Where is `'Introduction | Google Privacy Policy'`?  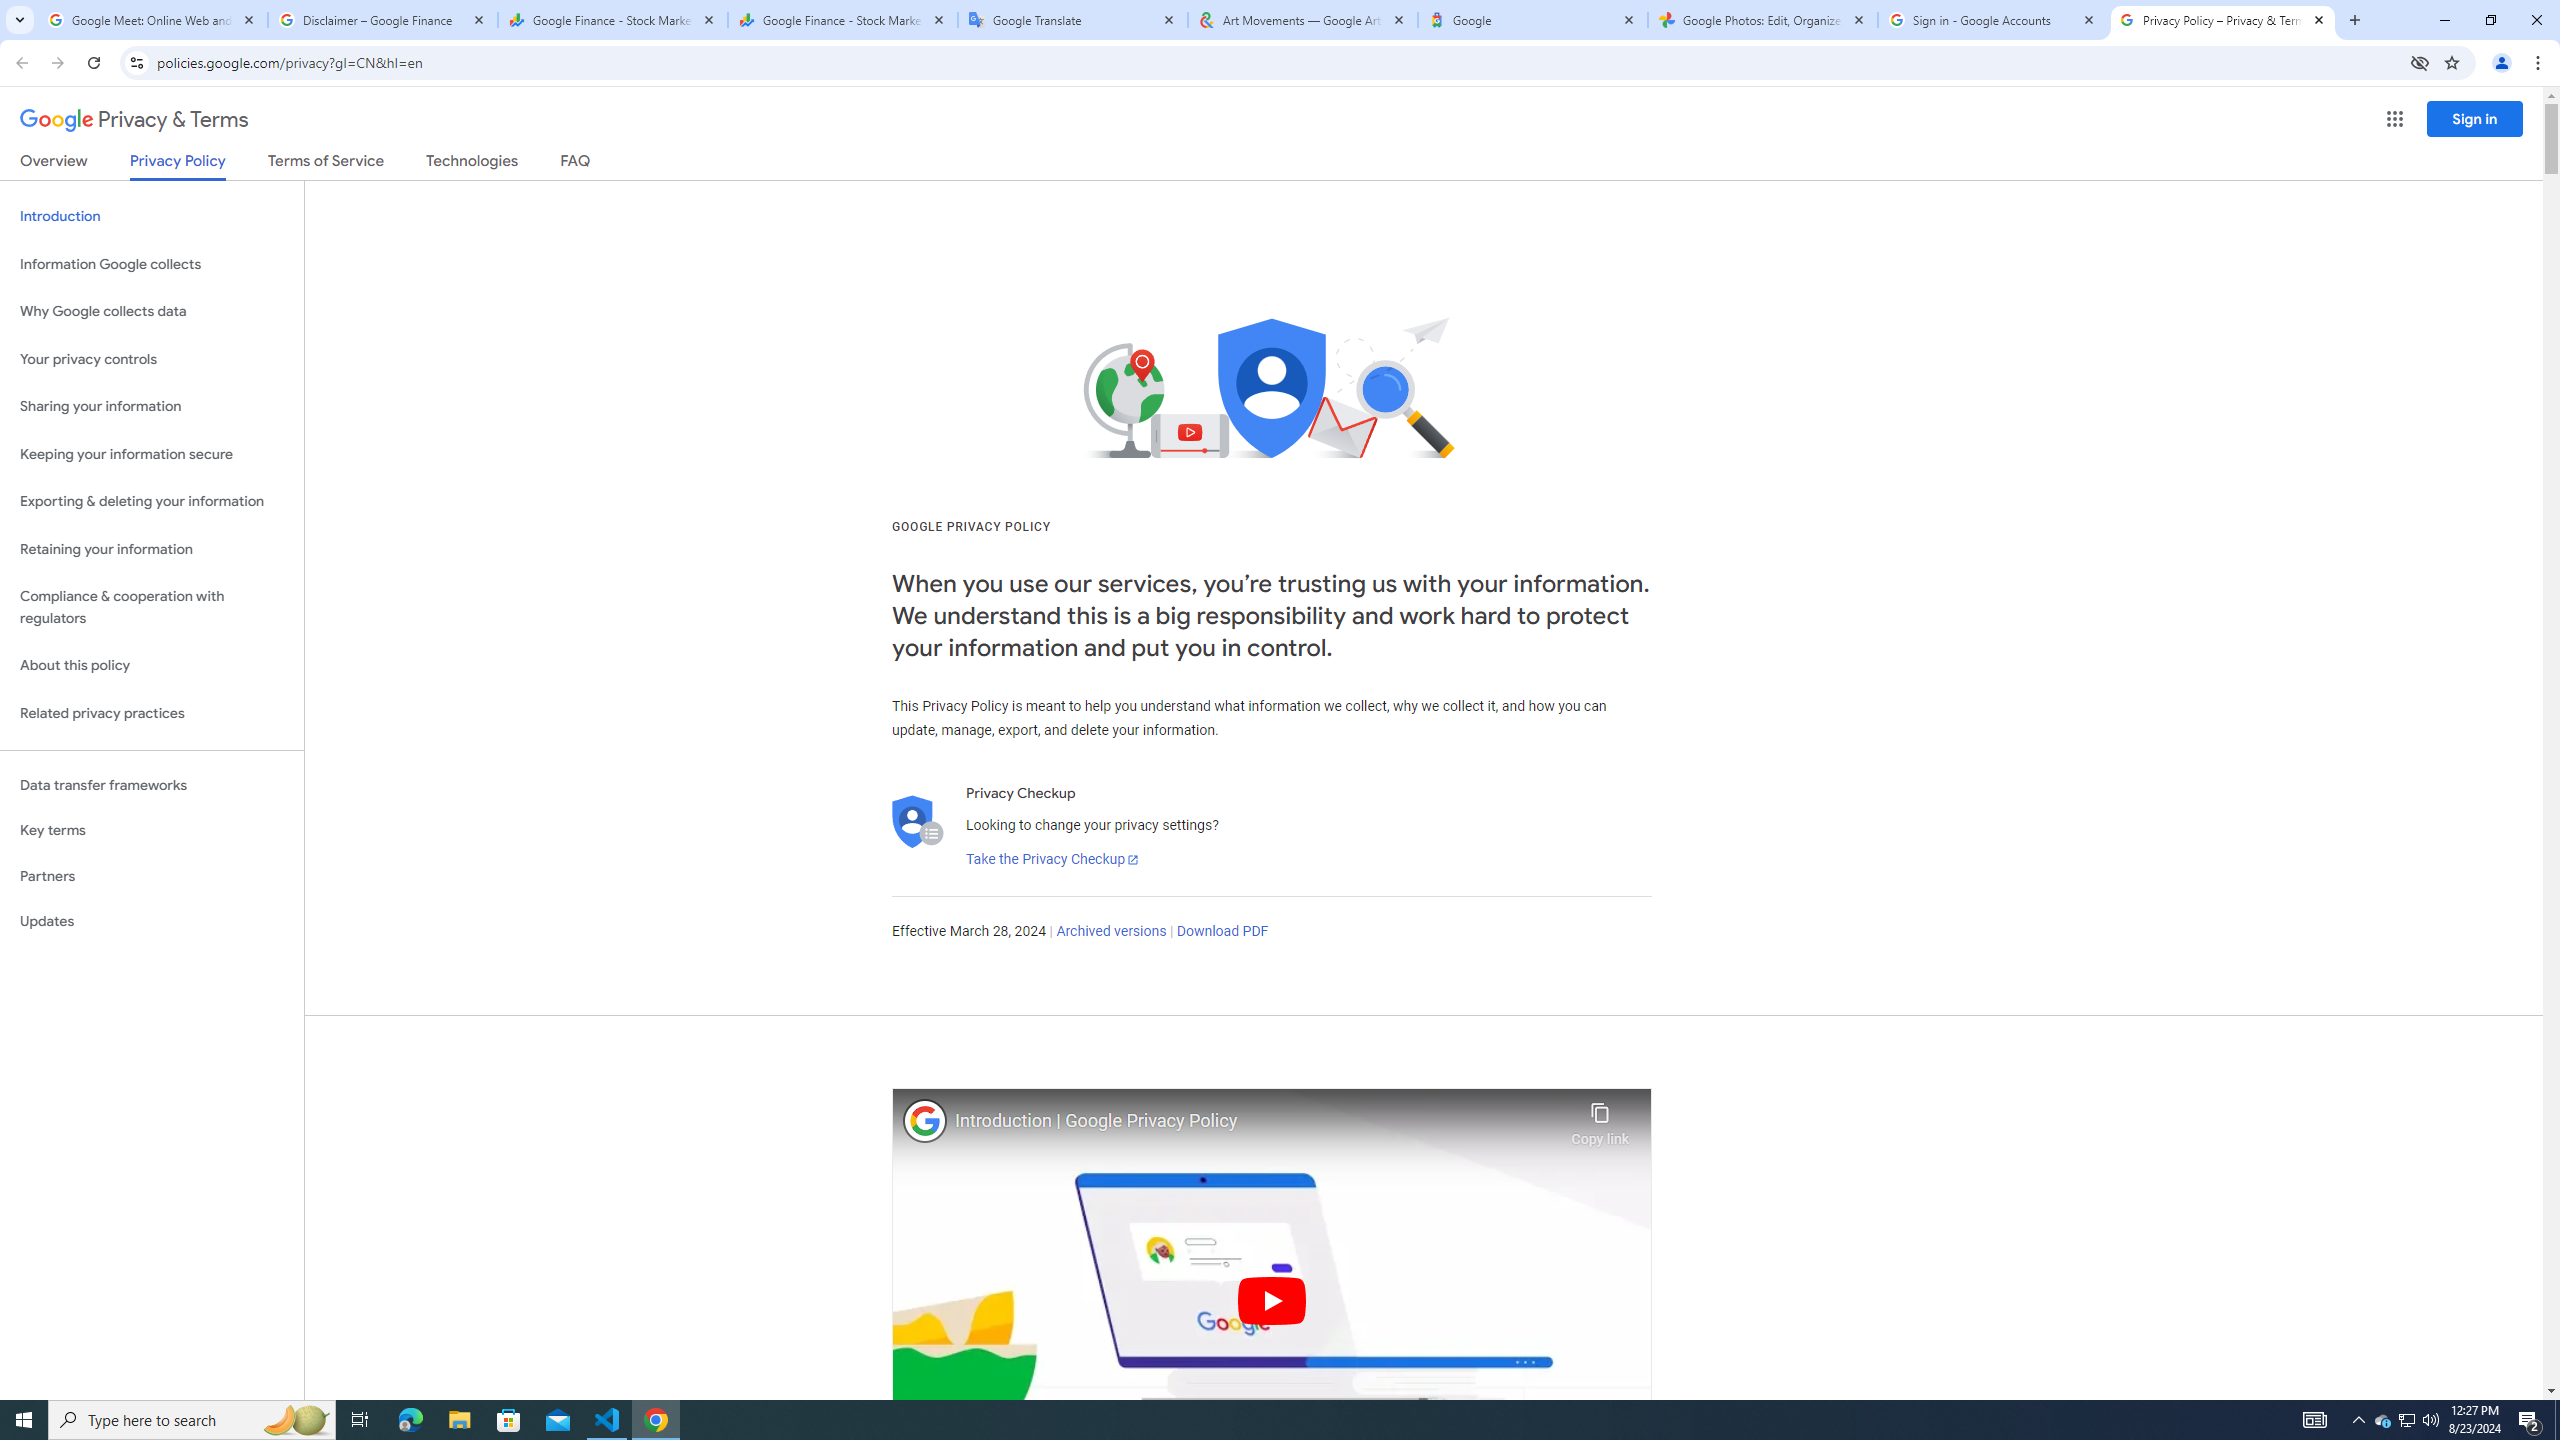 'Introduction | Google Privacy Policy' is located at coordinates (1257, 1121).